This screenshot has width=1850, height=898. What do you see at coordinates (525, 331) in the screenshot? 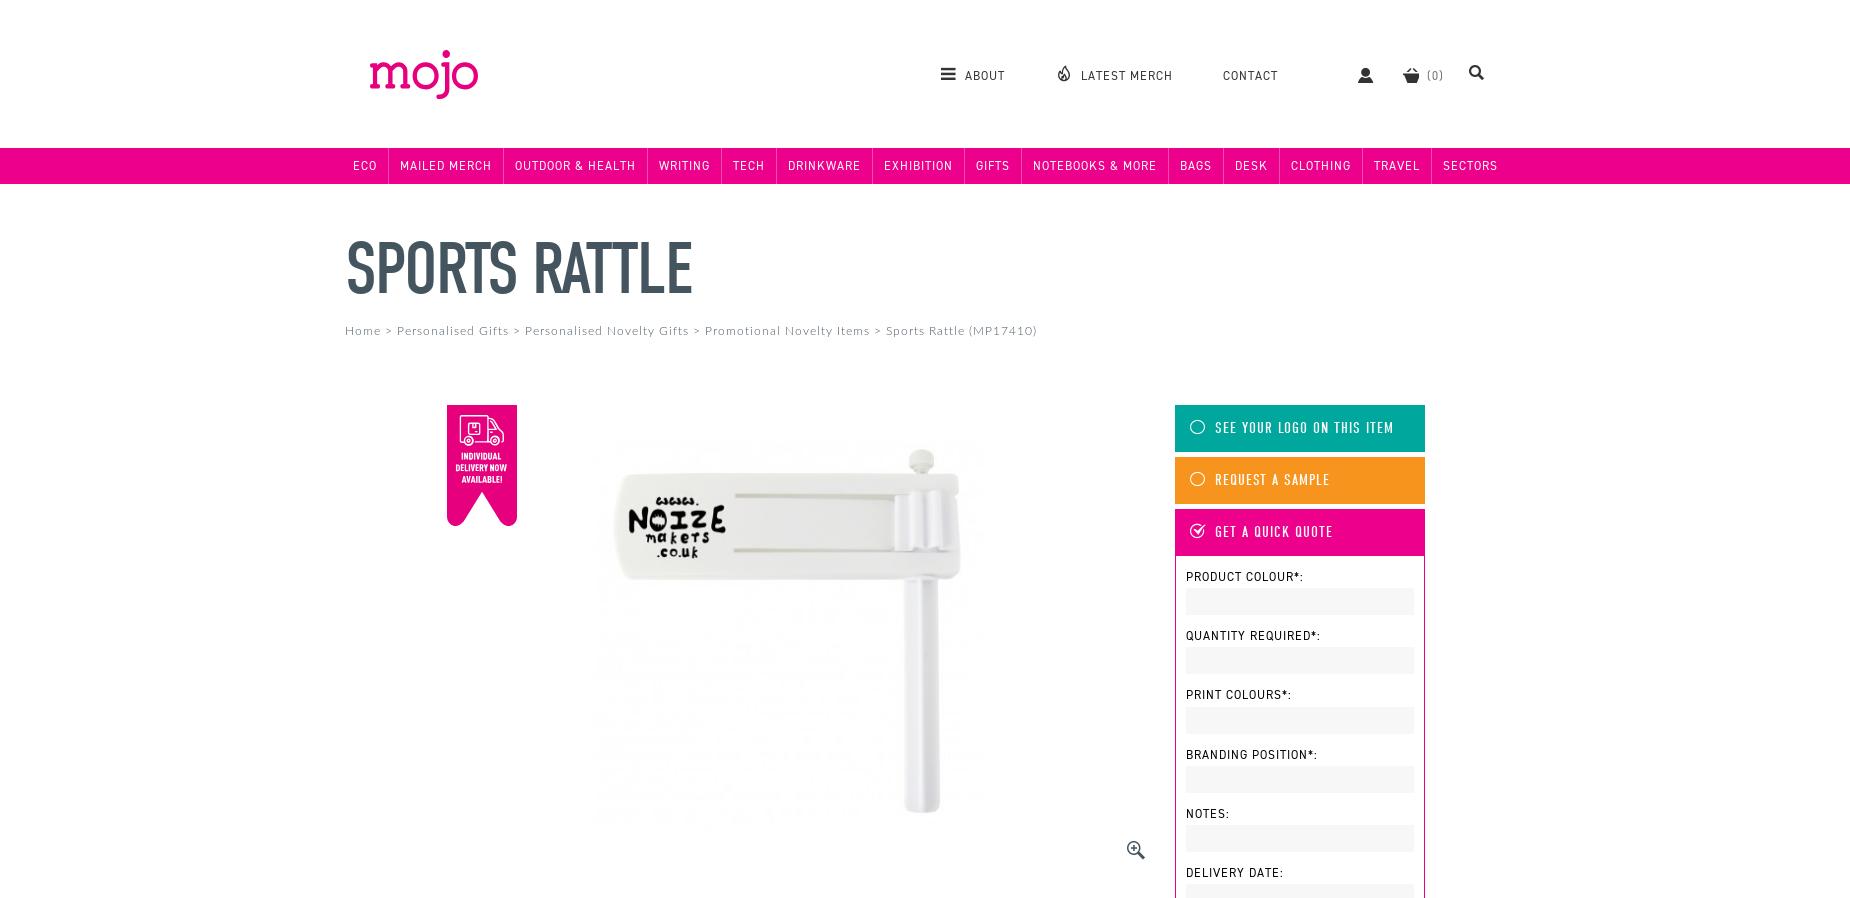
I see `'Personalised Novelty Gifts'` at bounding box center [525, 331].